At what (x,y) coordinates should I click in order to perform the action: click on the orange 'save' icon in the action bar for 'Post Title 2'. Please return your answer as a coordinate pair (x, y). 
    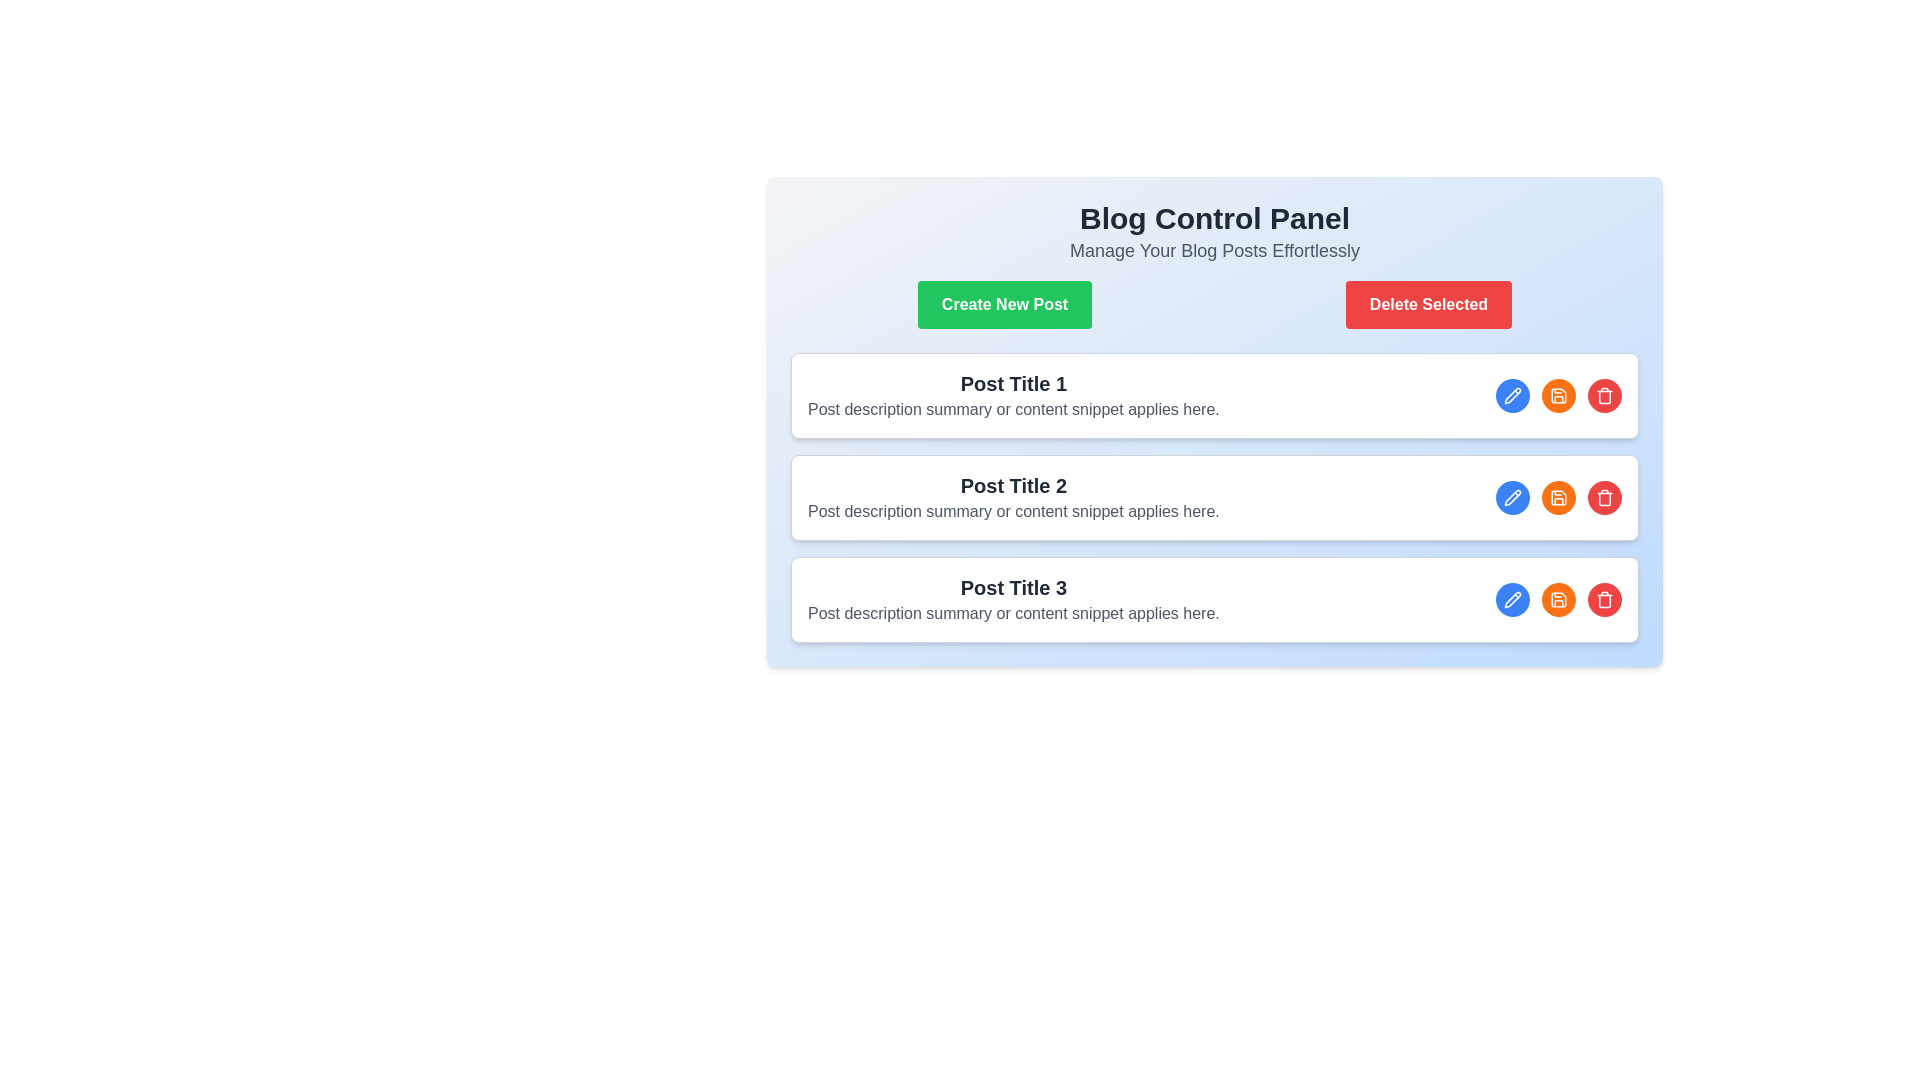
    Looking at the image, I should click on (1558, 396).